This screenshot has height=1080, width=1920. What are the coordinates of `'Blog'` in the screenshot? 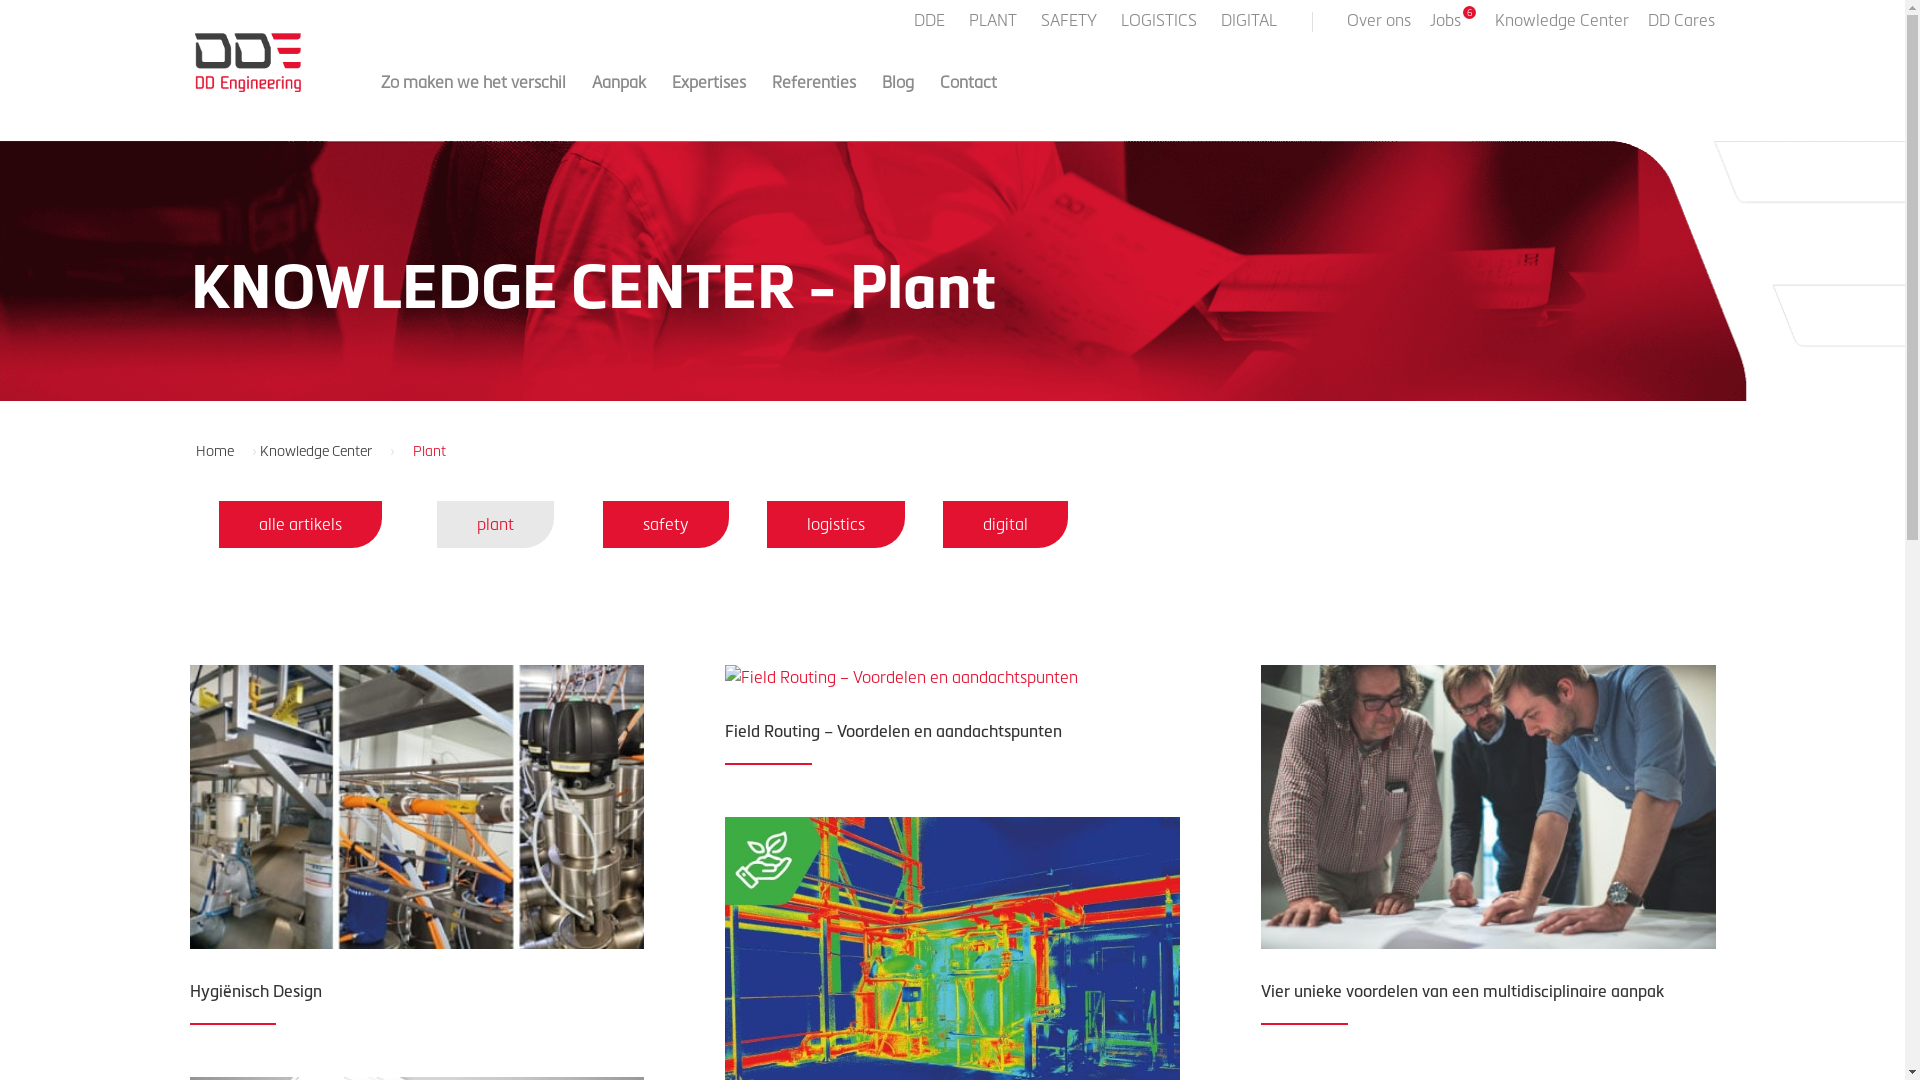 It's located at (881, 99).